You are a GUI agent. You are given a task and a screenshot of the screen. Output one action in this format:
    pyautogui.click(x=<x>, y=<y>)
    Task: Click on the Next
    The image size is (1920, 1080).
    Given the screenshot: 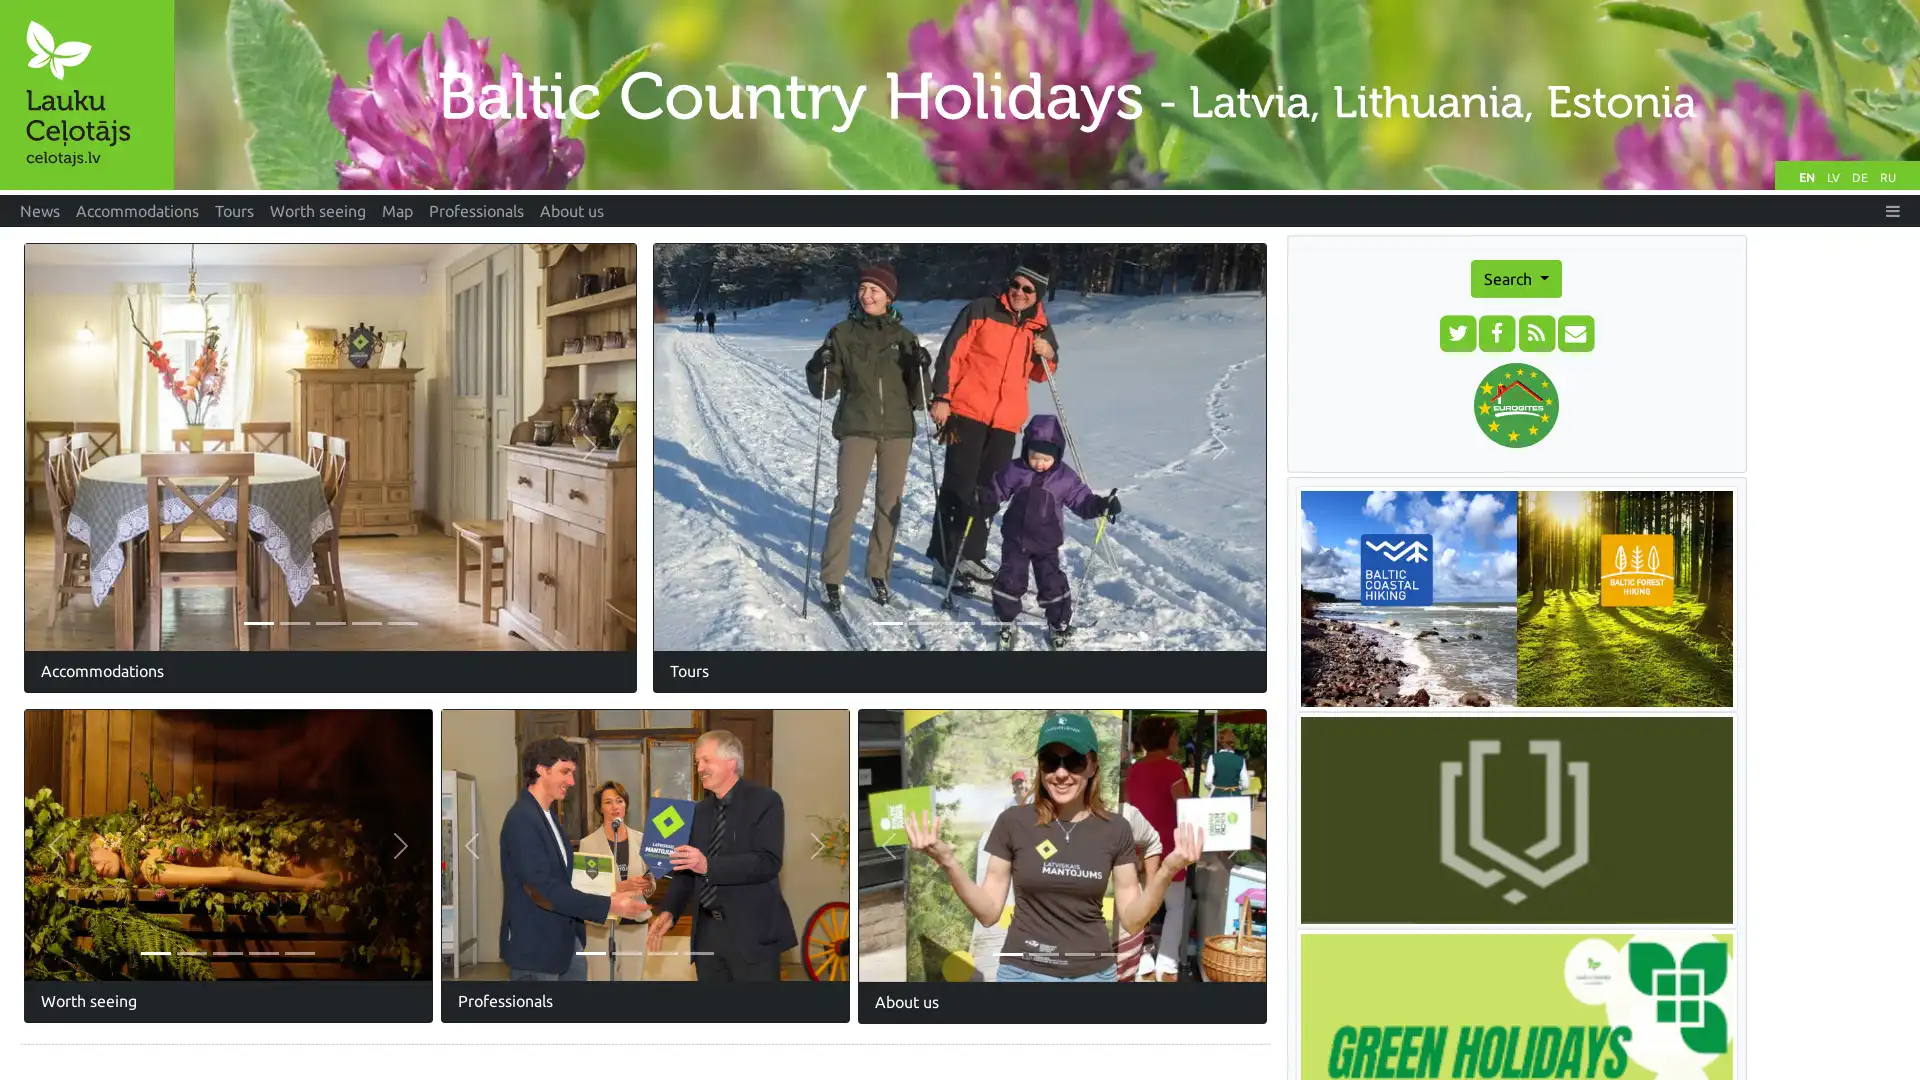 What is the action you would take?
    pyautogui.click(x=1233, y=845)
    